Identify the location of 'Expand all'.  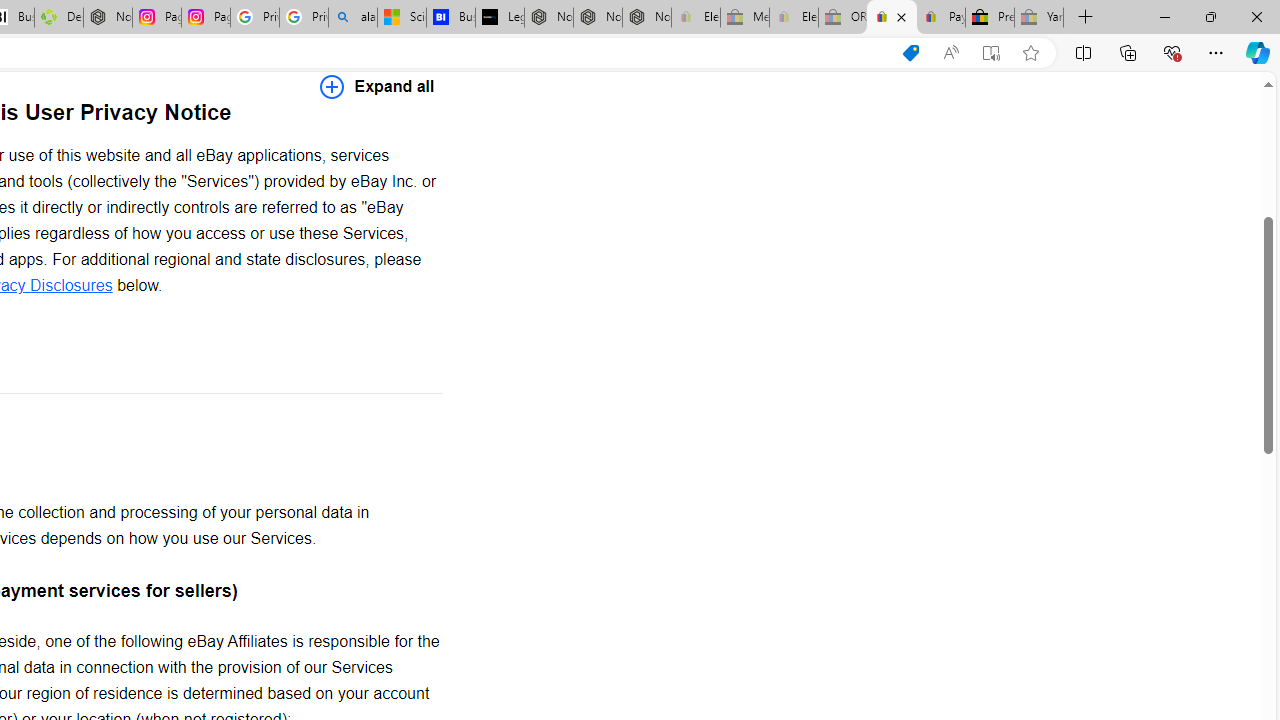
(377, 85).